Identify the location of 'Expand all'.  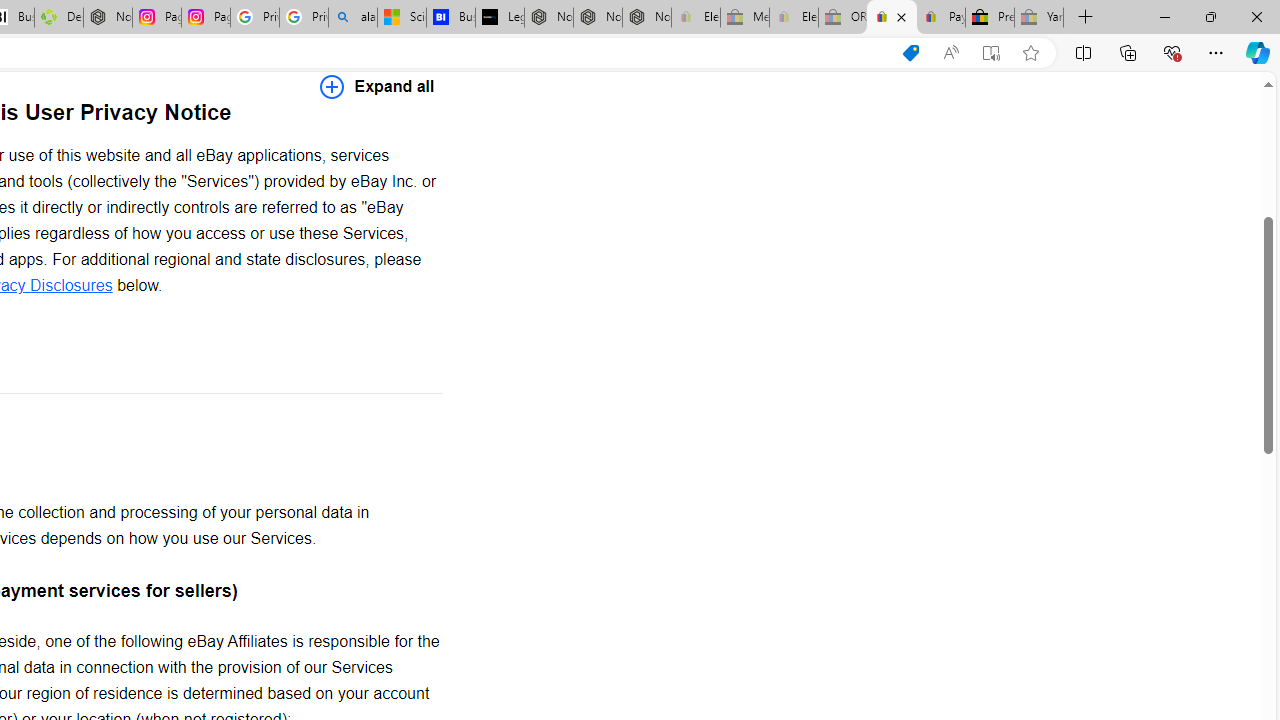
(377, 85).